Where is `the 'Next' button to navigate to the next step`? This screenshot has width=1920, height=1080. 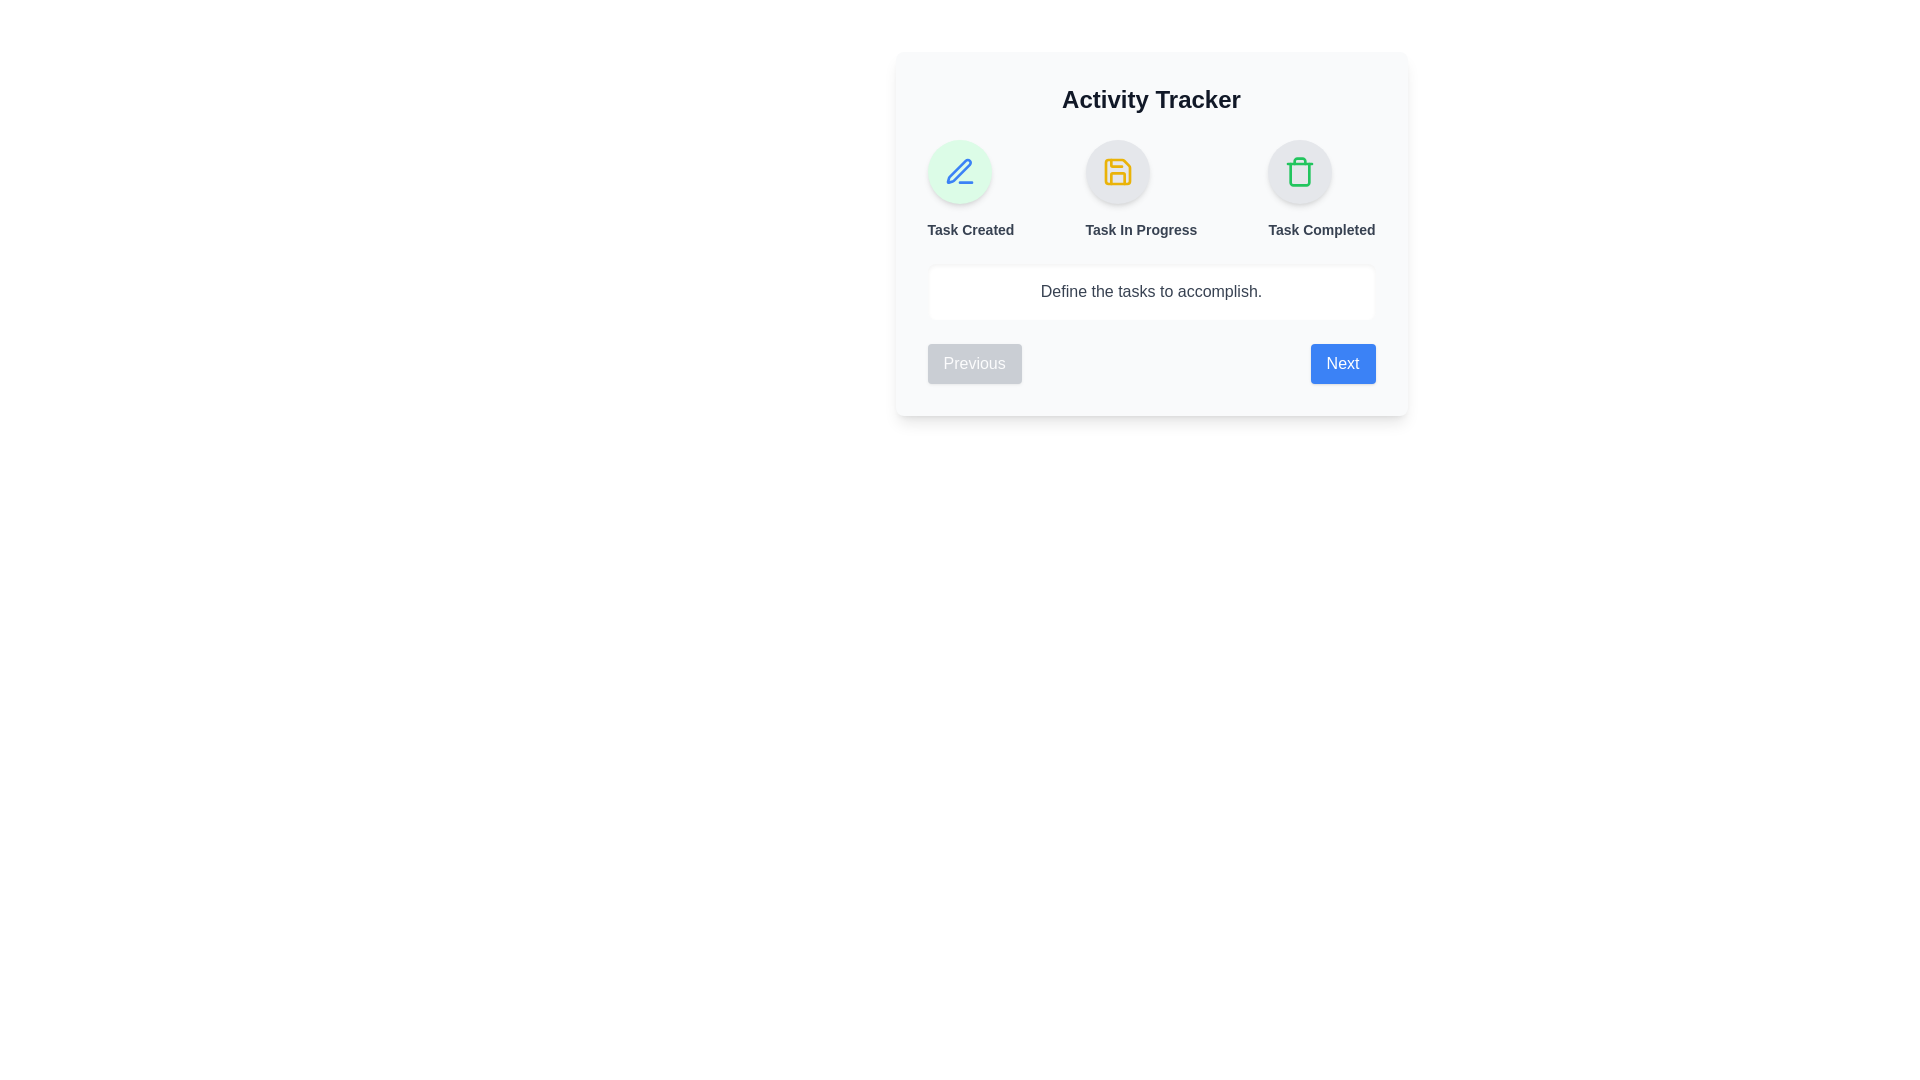
the 'Next' button to navigate to the next step is located at coordinates (1343, 363).